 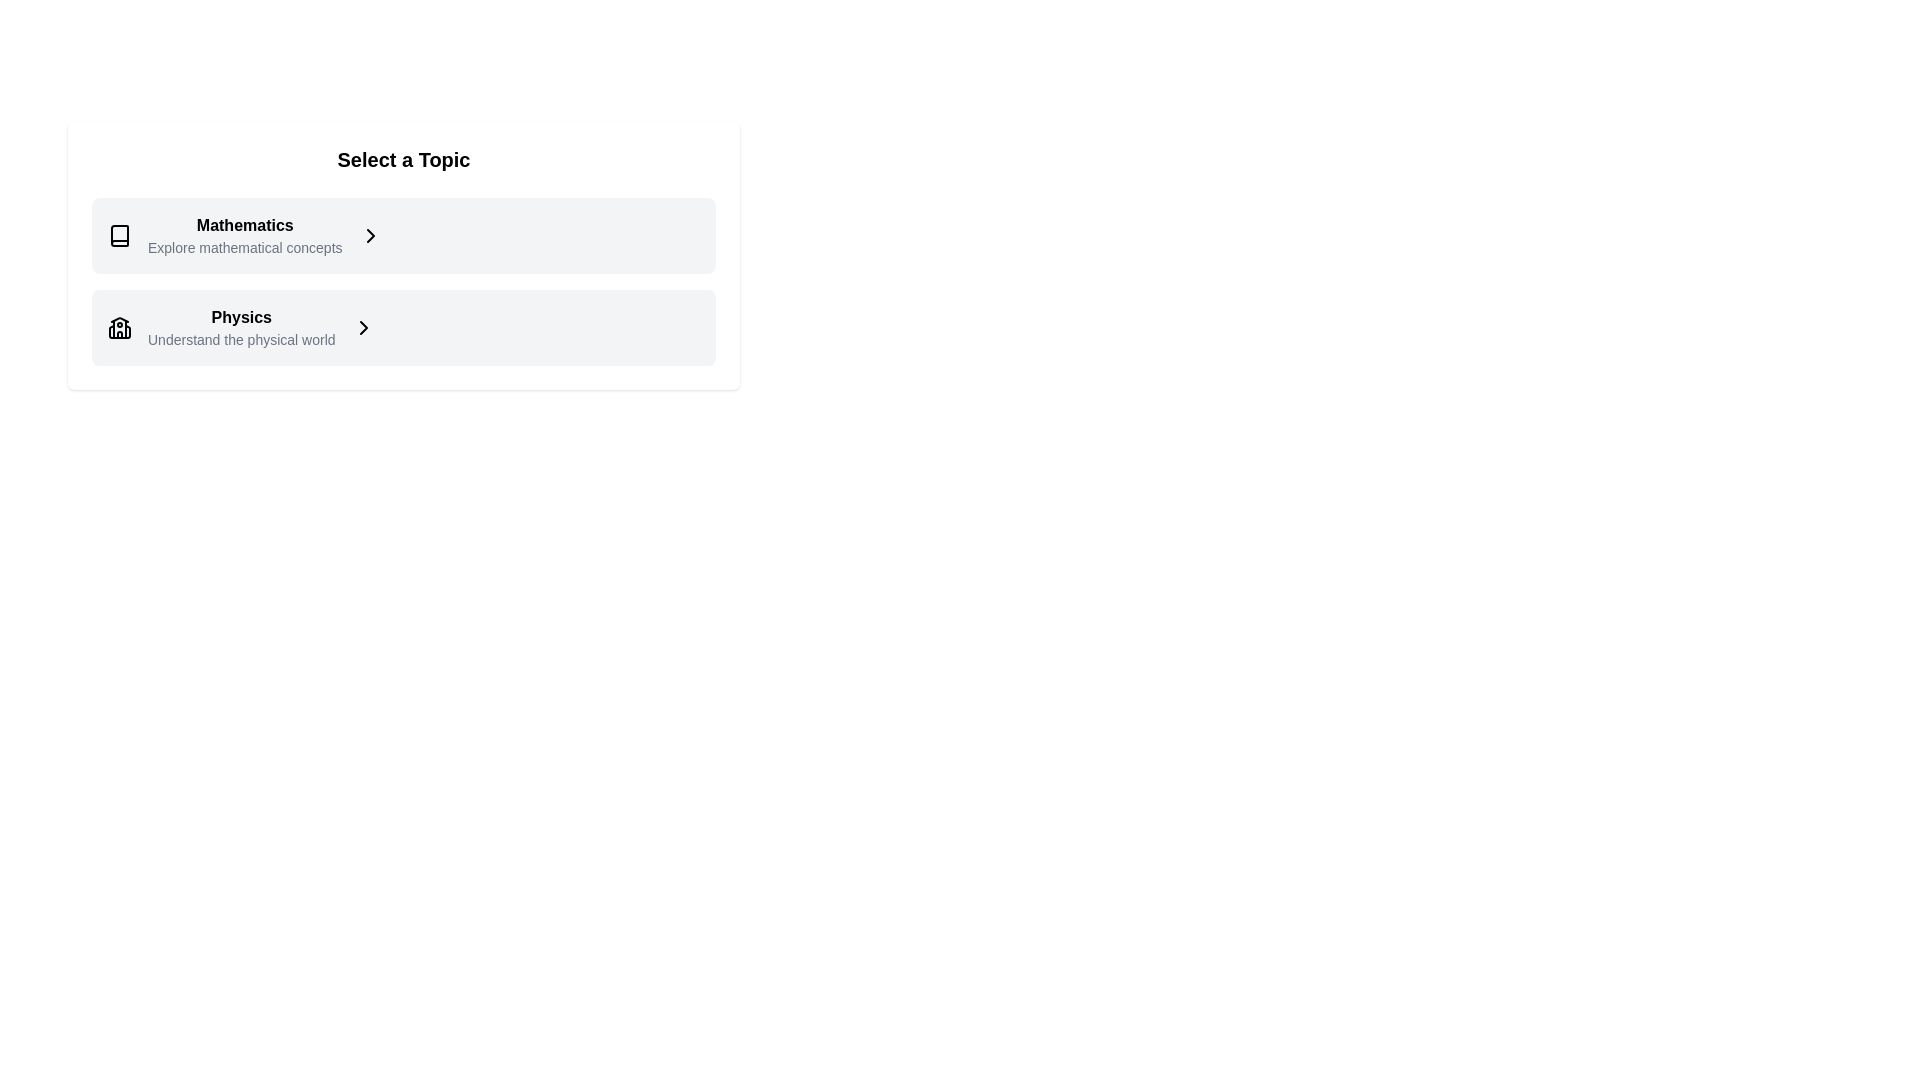 What do you see at coordinates (363, 326) in the screenshot?
I see `the navigation icon located to the right of the 'Physics' option in the sub-menu to proceed to the next step` at bounding box center [363, 326].